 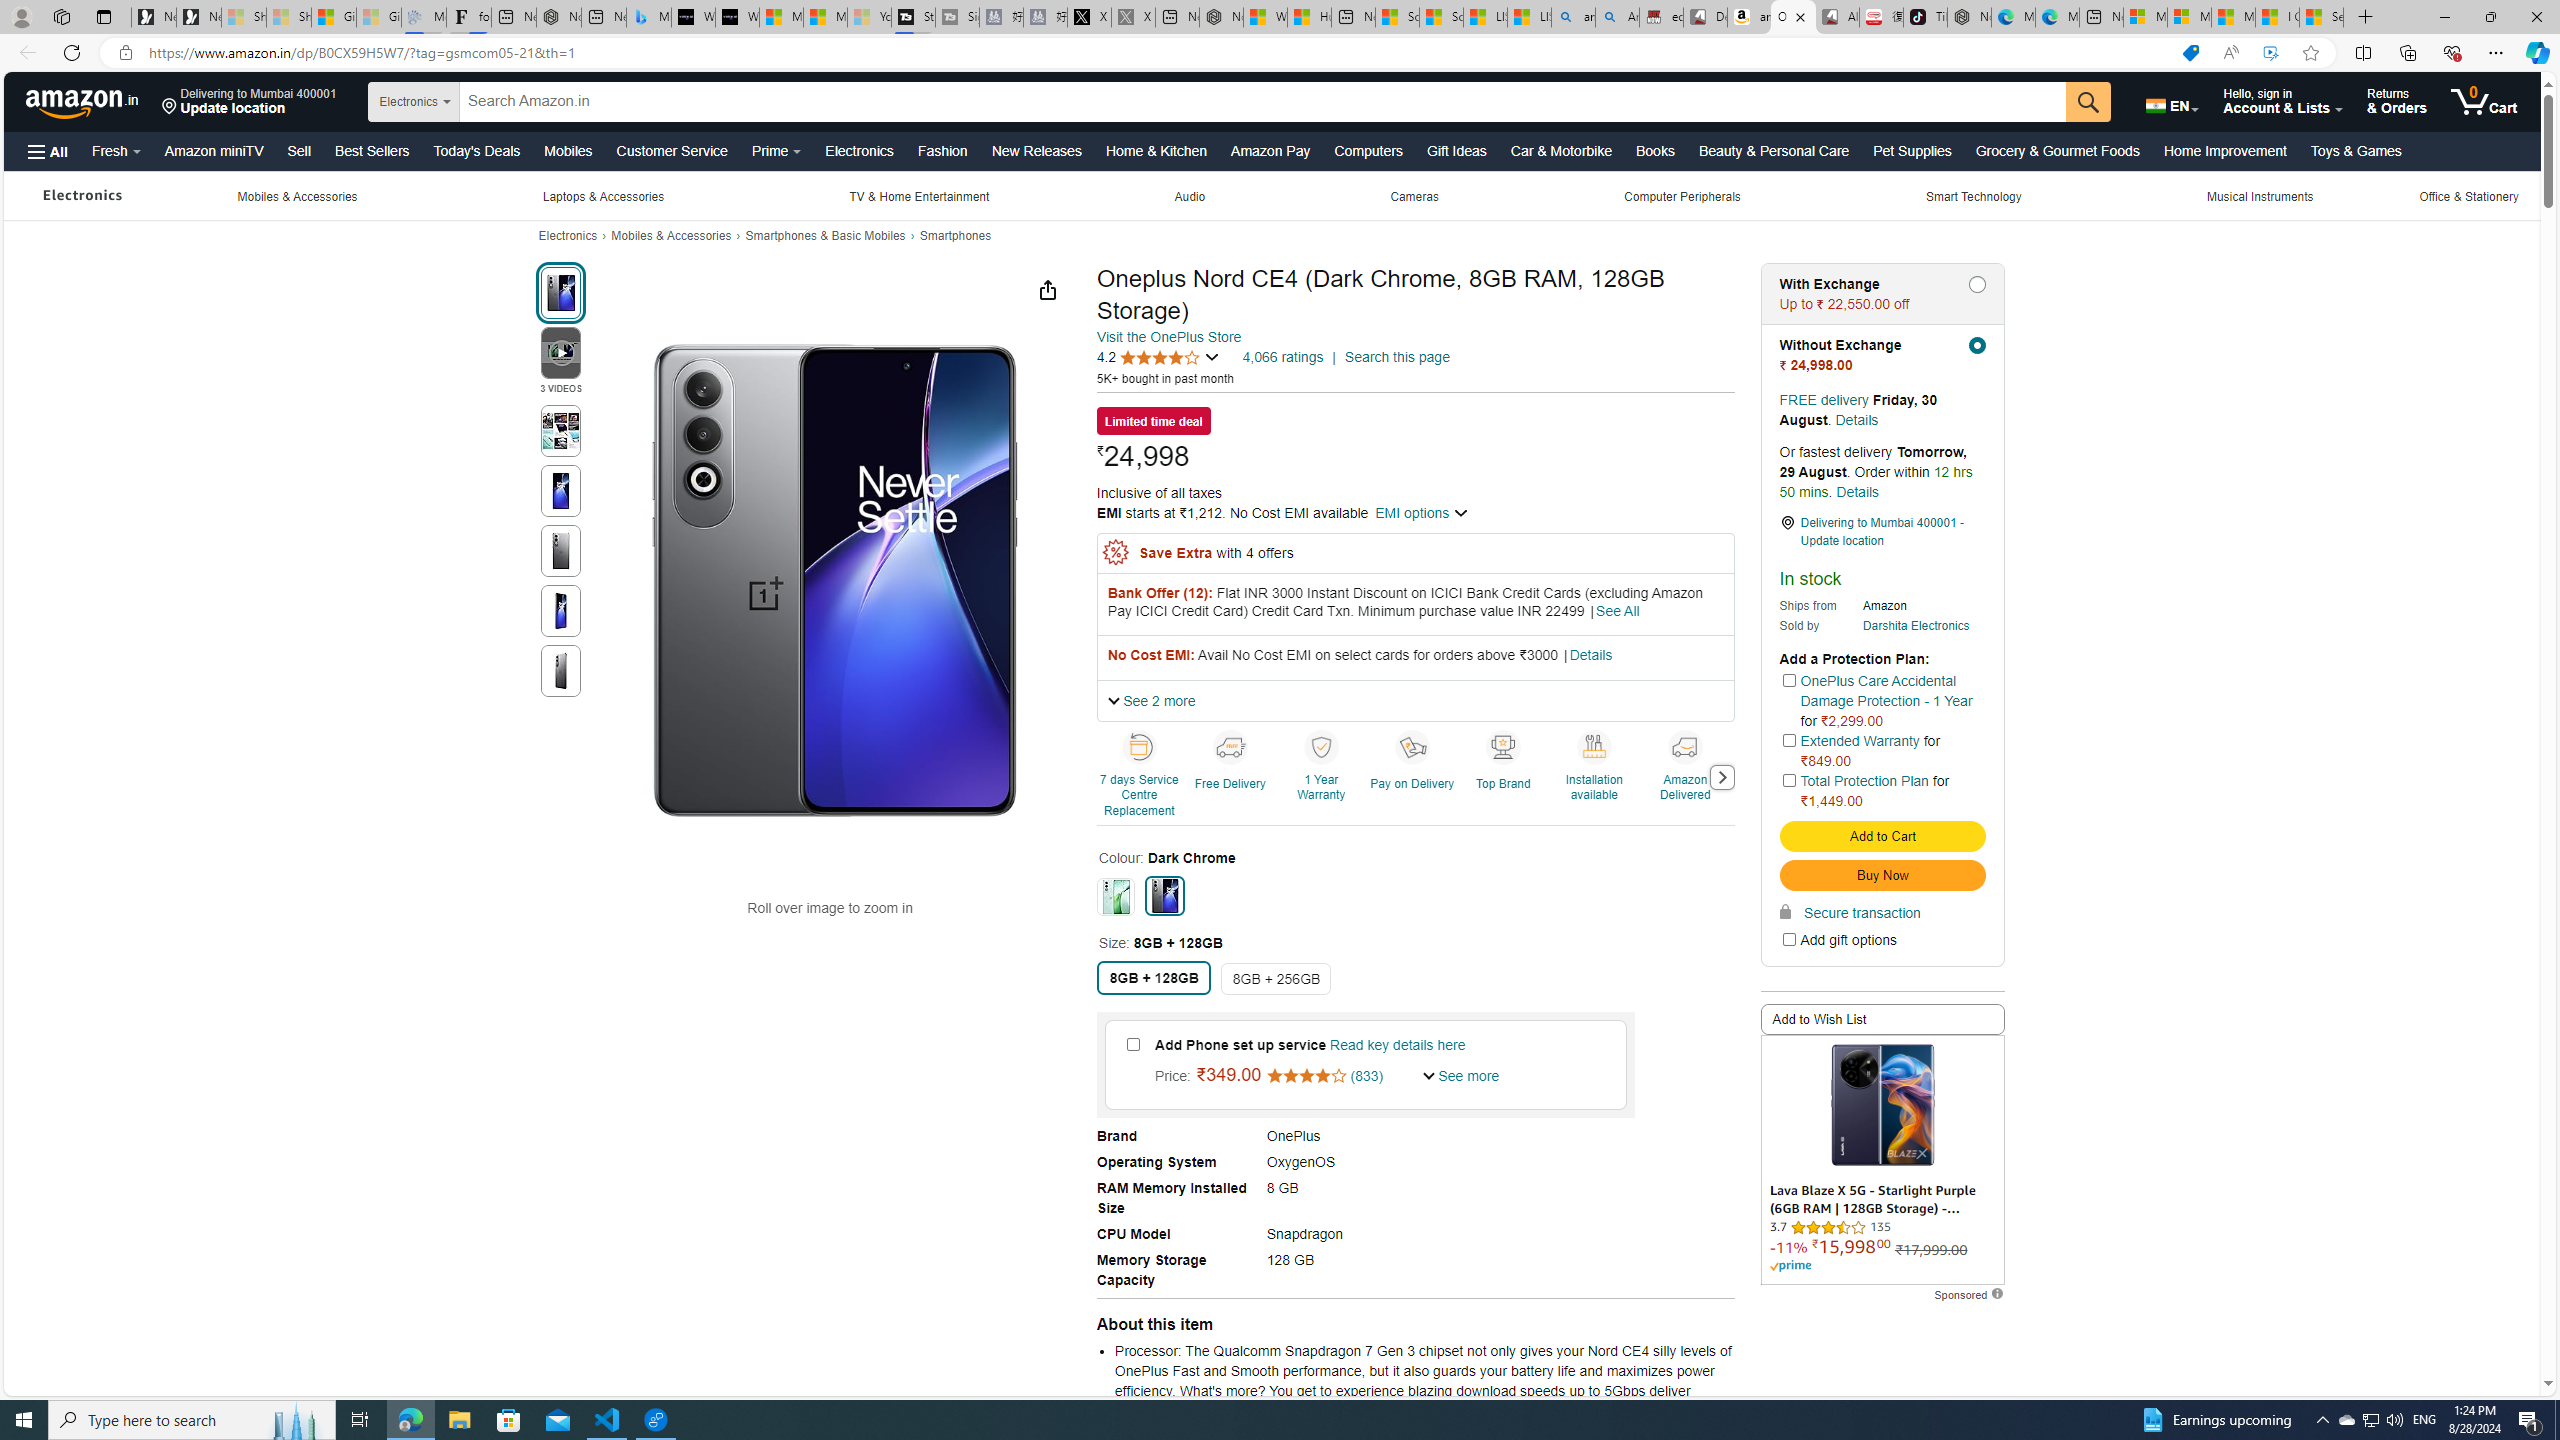 What do you see at coordinates (2172, 100) in the screenshot?
I see `'Choose a language for shopping.'` at bounding box center [2172, 100].